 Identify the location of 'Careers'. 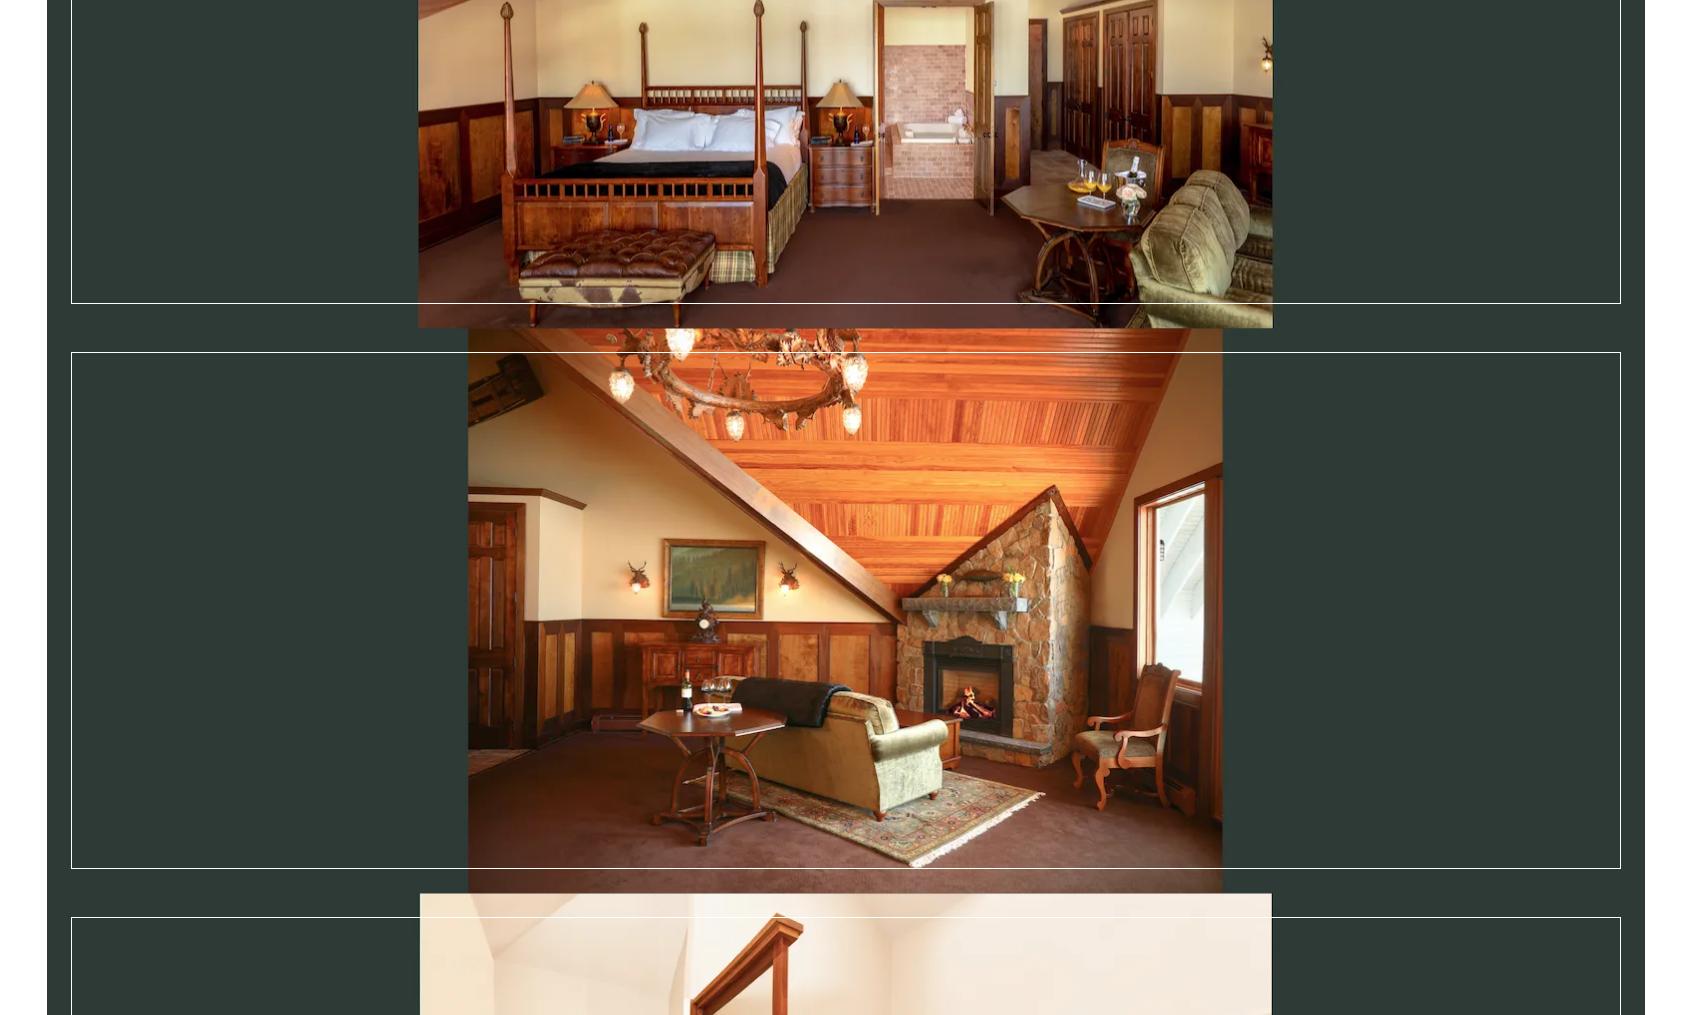
(544, 971).